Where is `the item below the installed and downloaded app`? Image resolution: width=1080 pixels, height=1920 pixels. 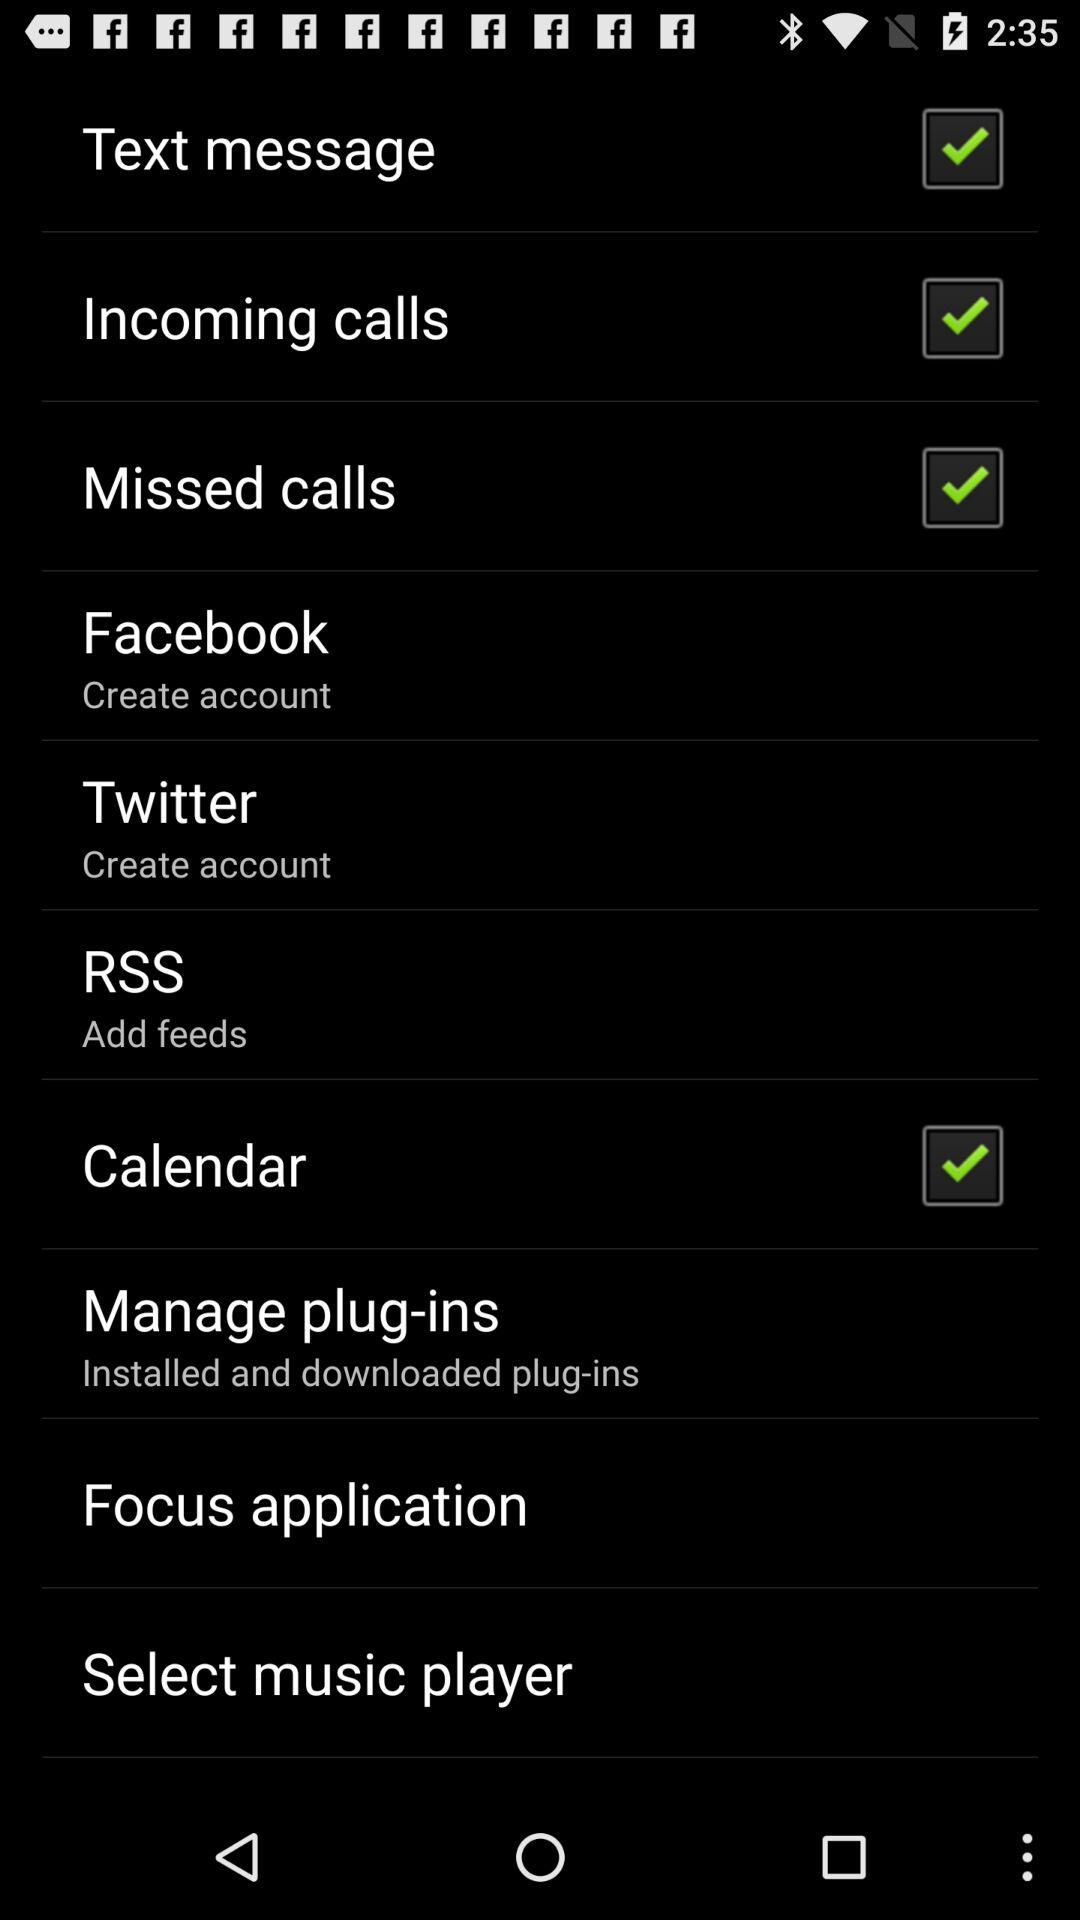
the item below the installed and downloaded app is located at coordinates (305, 1502).